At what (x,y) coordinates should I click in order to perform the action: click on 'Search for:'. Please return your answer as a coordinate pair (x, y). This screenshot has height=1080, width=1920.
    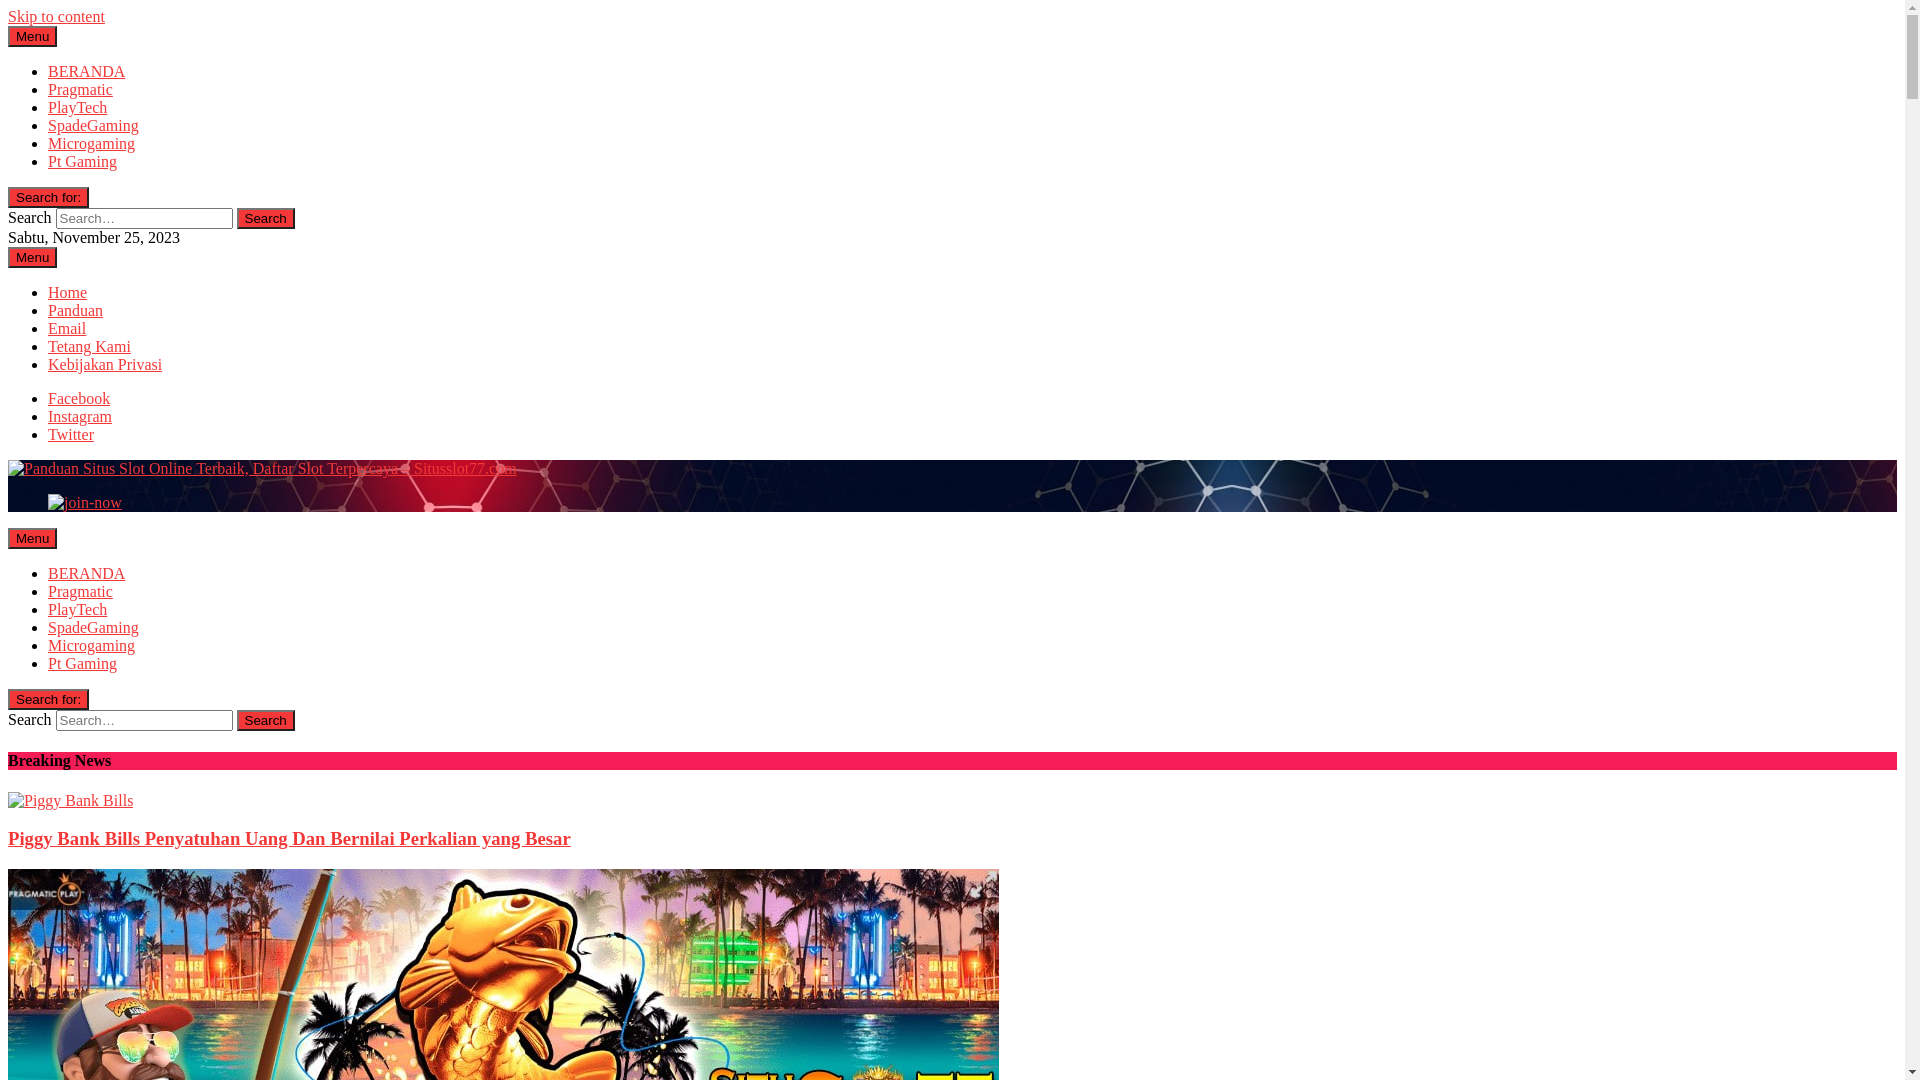
    Looking at the image, I should click on (48, 197).